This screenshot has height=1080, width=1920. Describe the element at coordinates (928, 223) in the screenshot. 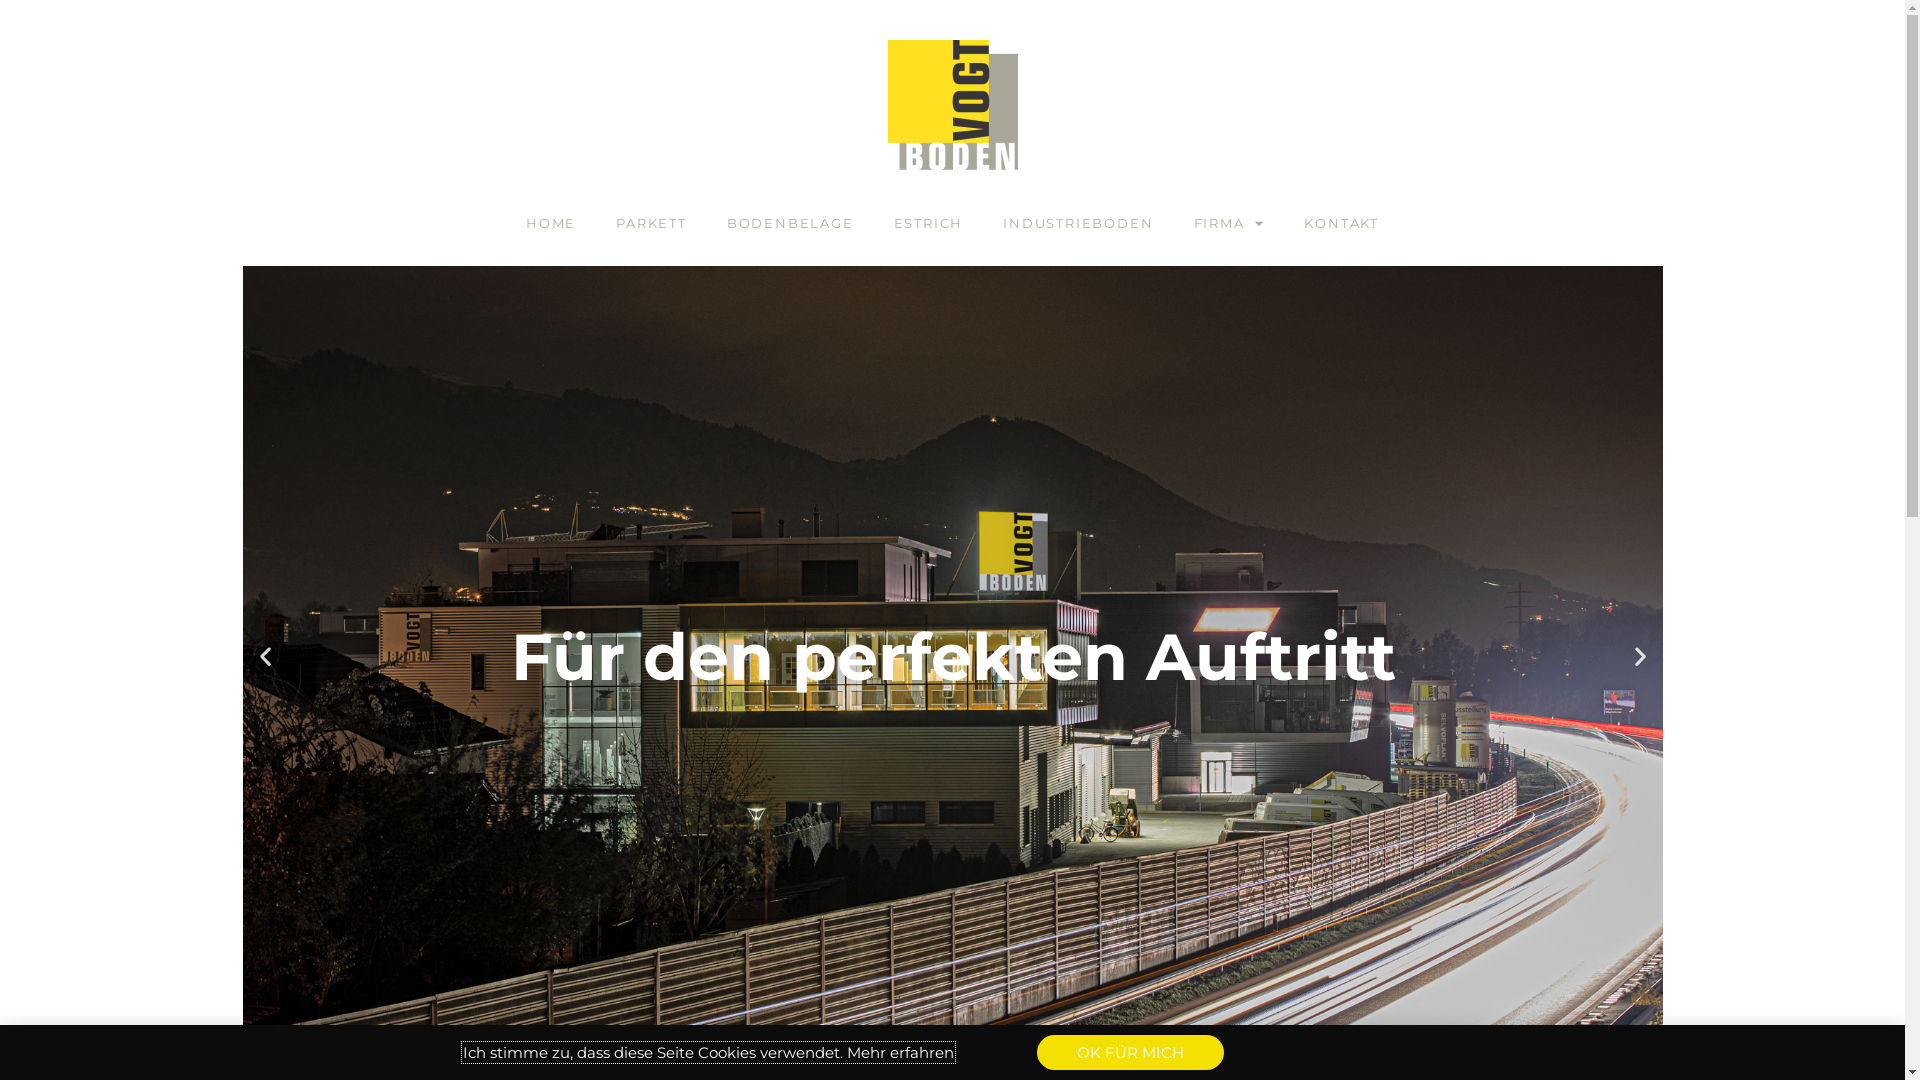

I see `'ESTRICH'` at that location.